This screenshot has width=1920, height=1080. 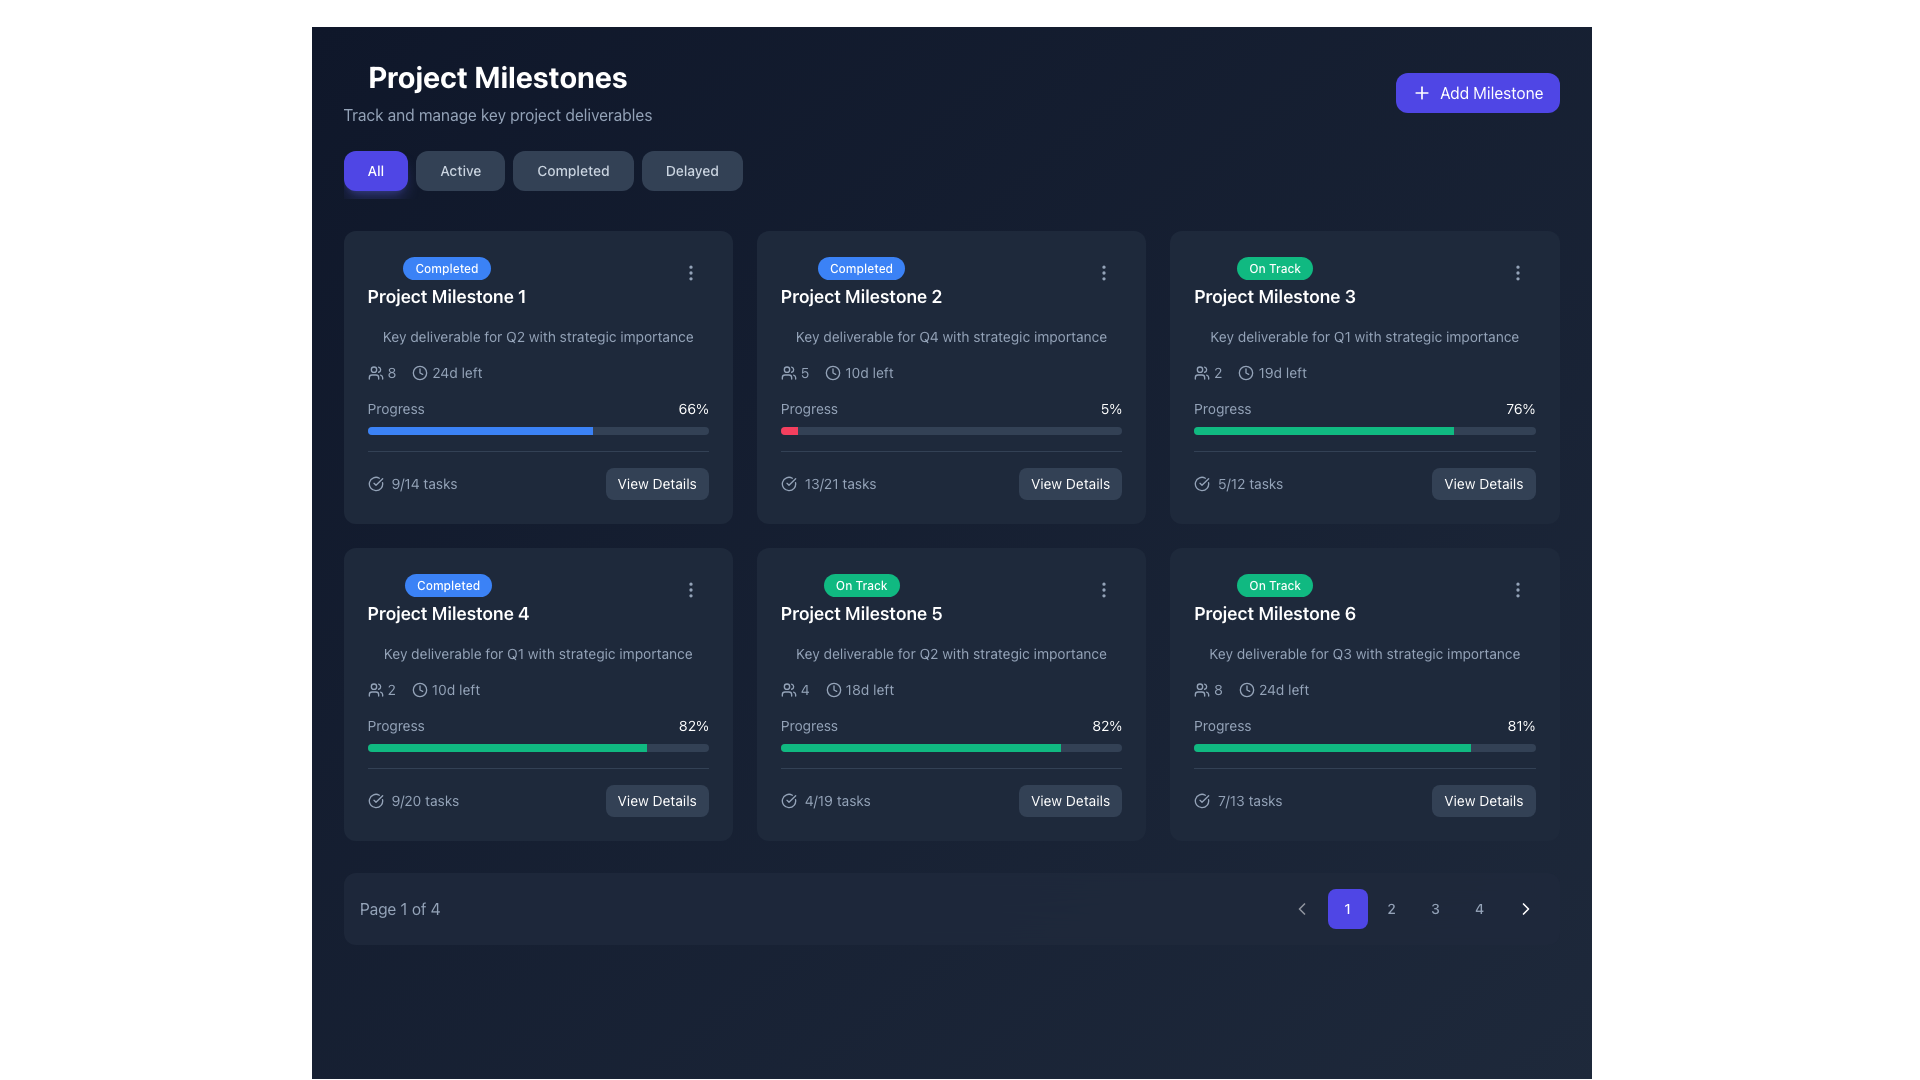 What do you see at coordinates (1332, 748) in the screenshot?
I see `the progress bar segment representing 81% completion of Project Milestone 6, located in the second row, third column of the milestone cards` at bounding box center [1332, 748].